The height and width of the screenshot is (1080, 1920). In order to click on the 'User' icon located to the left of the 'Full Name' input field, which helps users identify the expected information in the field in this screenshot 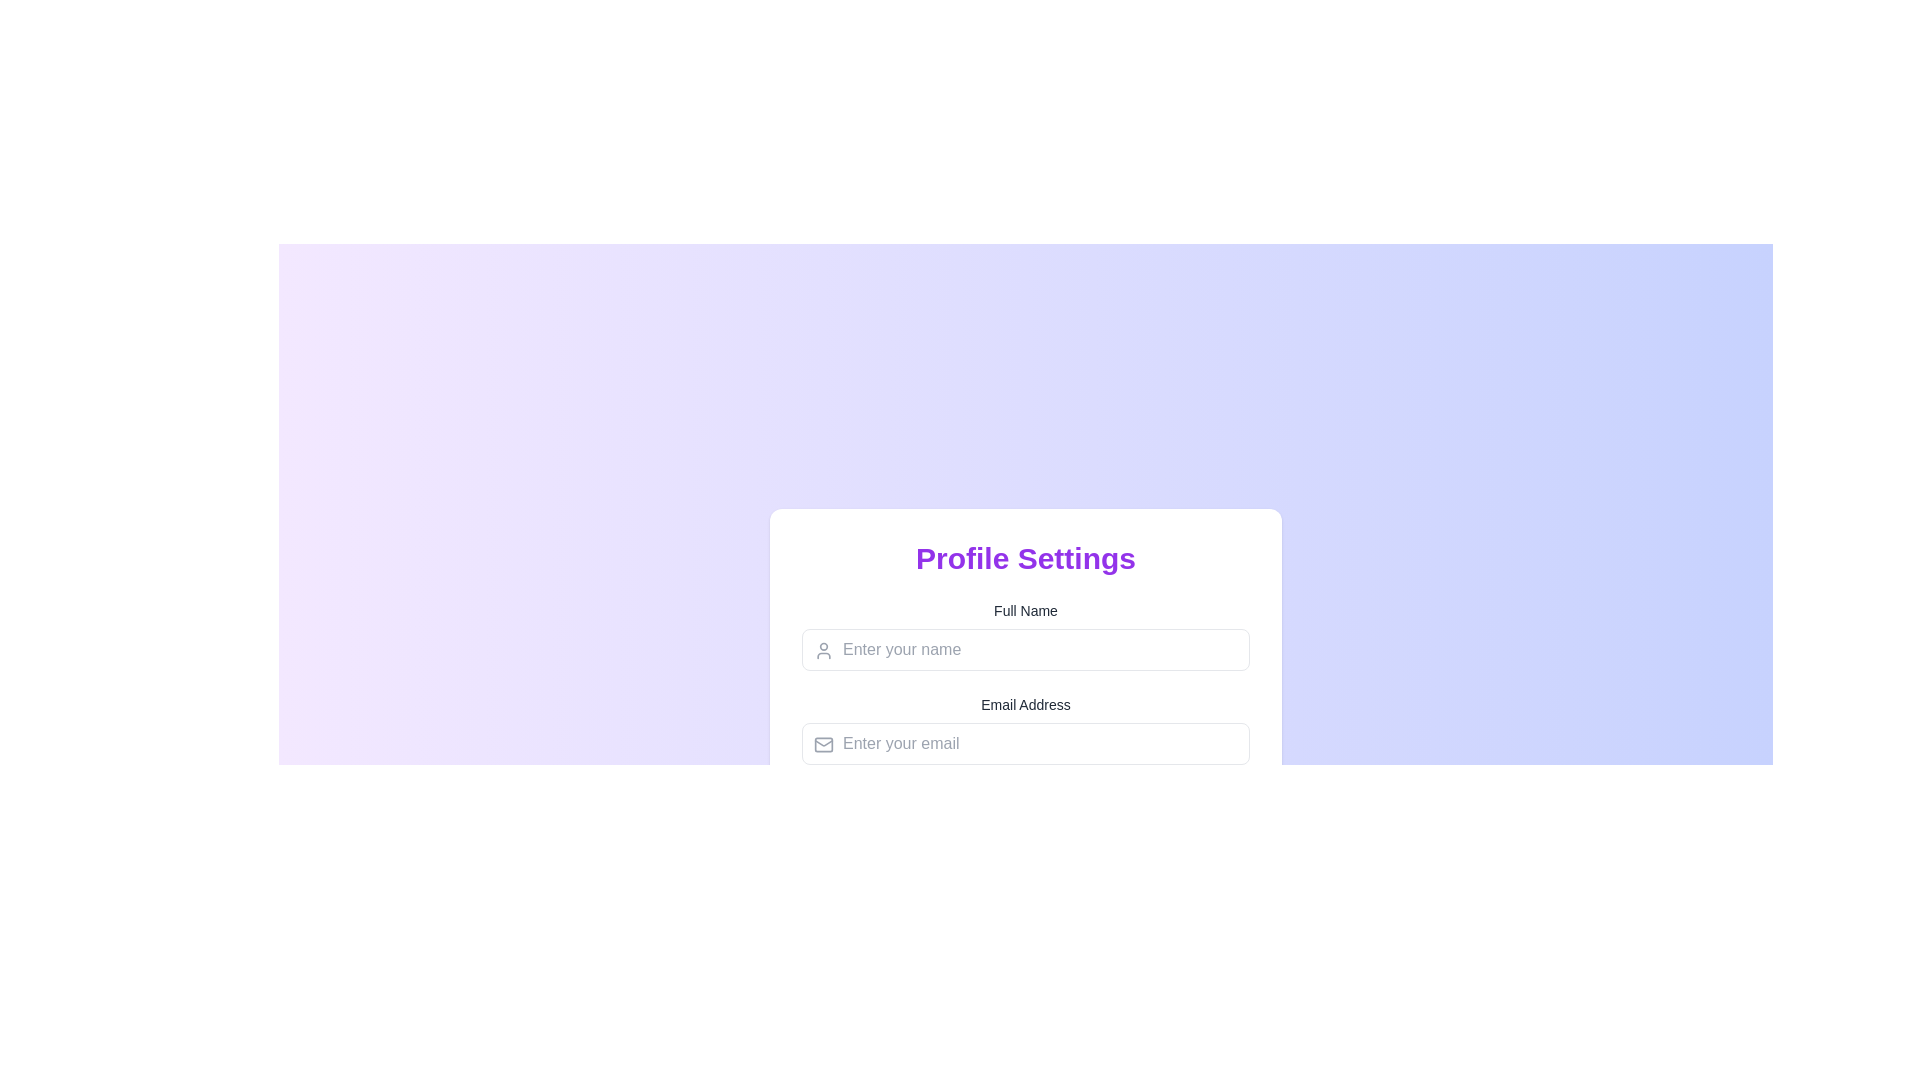, I will do `click(824, 651)`.